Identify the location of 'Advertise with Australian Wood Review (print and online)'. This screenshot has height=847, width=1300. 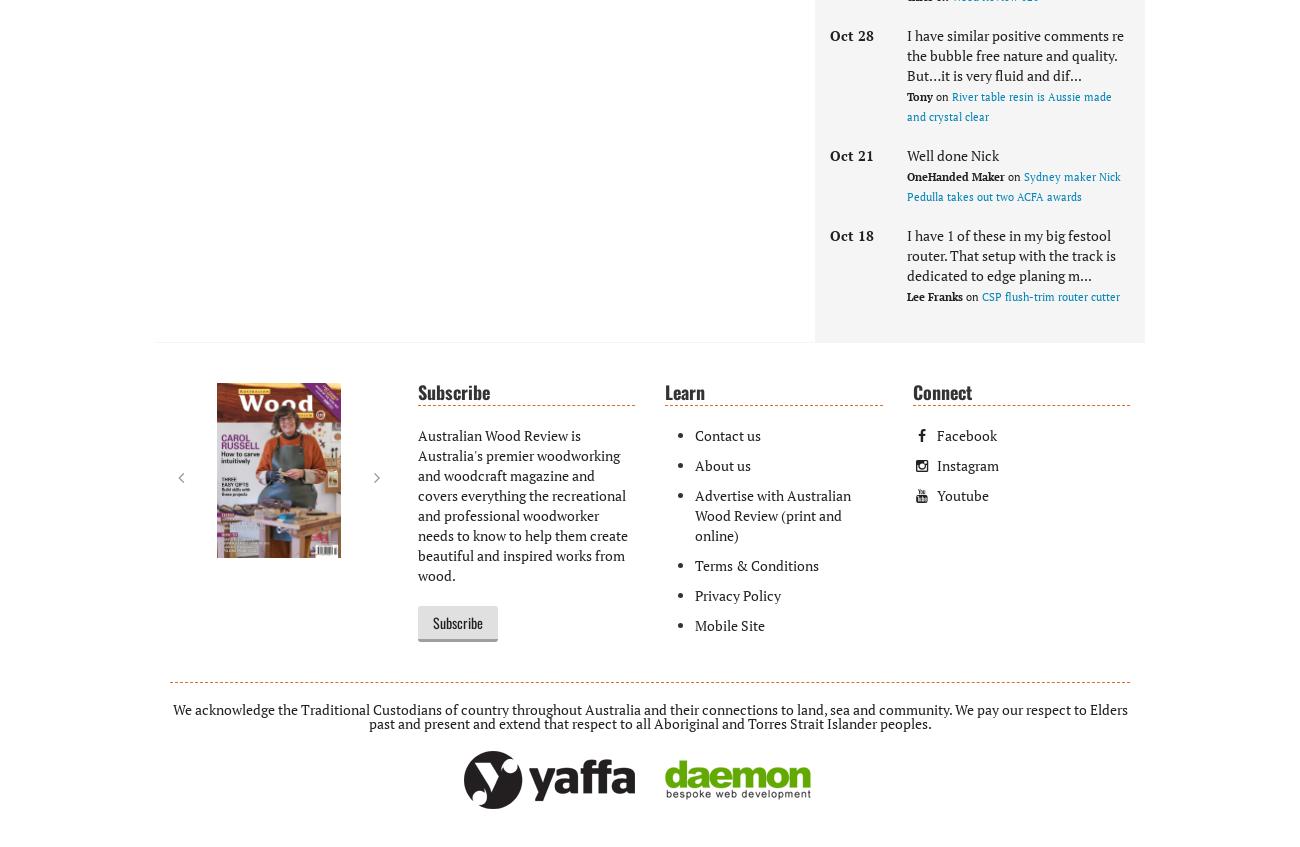
(771, 514).